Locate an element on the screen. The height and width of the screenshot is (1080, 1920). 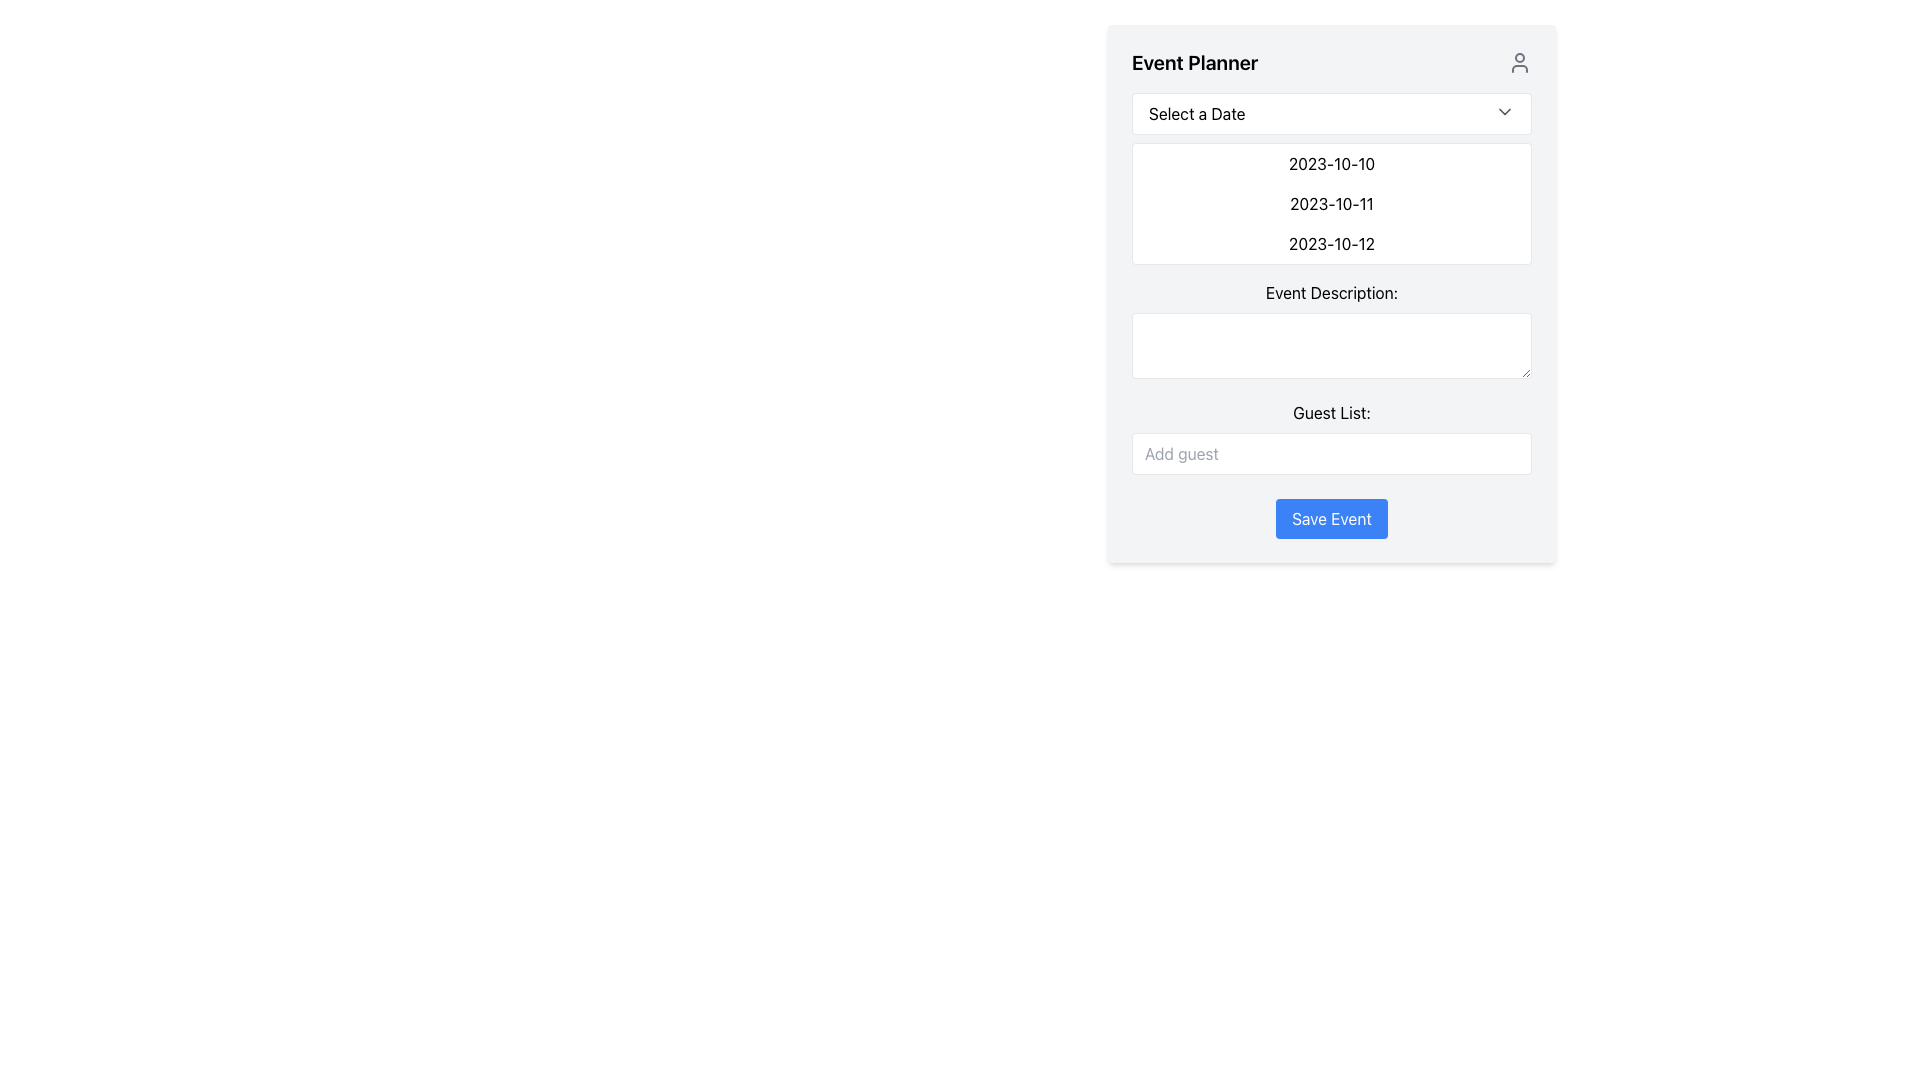
the 'Save' button at the bottom of the 'Event Planner' dialog box is located at coordinates (1331, 518).